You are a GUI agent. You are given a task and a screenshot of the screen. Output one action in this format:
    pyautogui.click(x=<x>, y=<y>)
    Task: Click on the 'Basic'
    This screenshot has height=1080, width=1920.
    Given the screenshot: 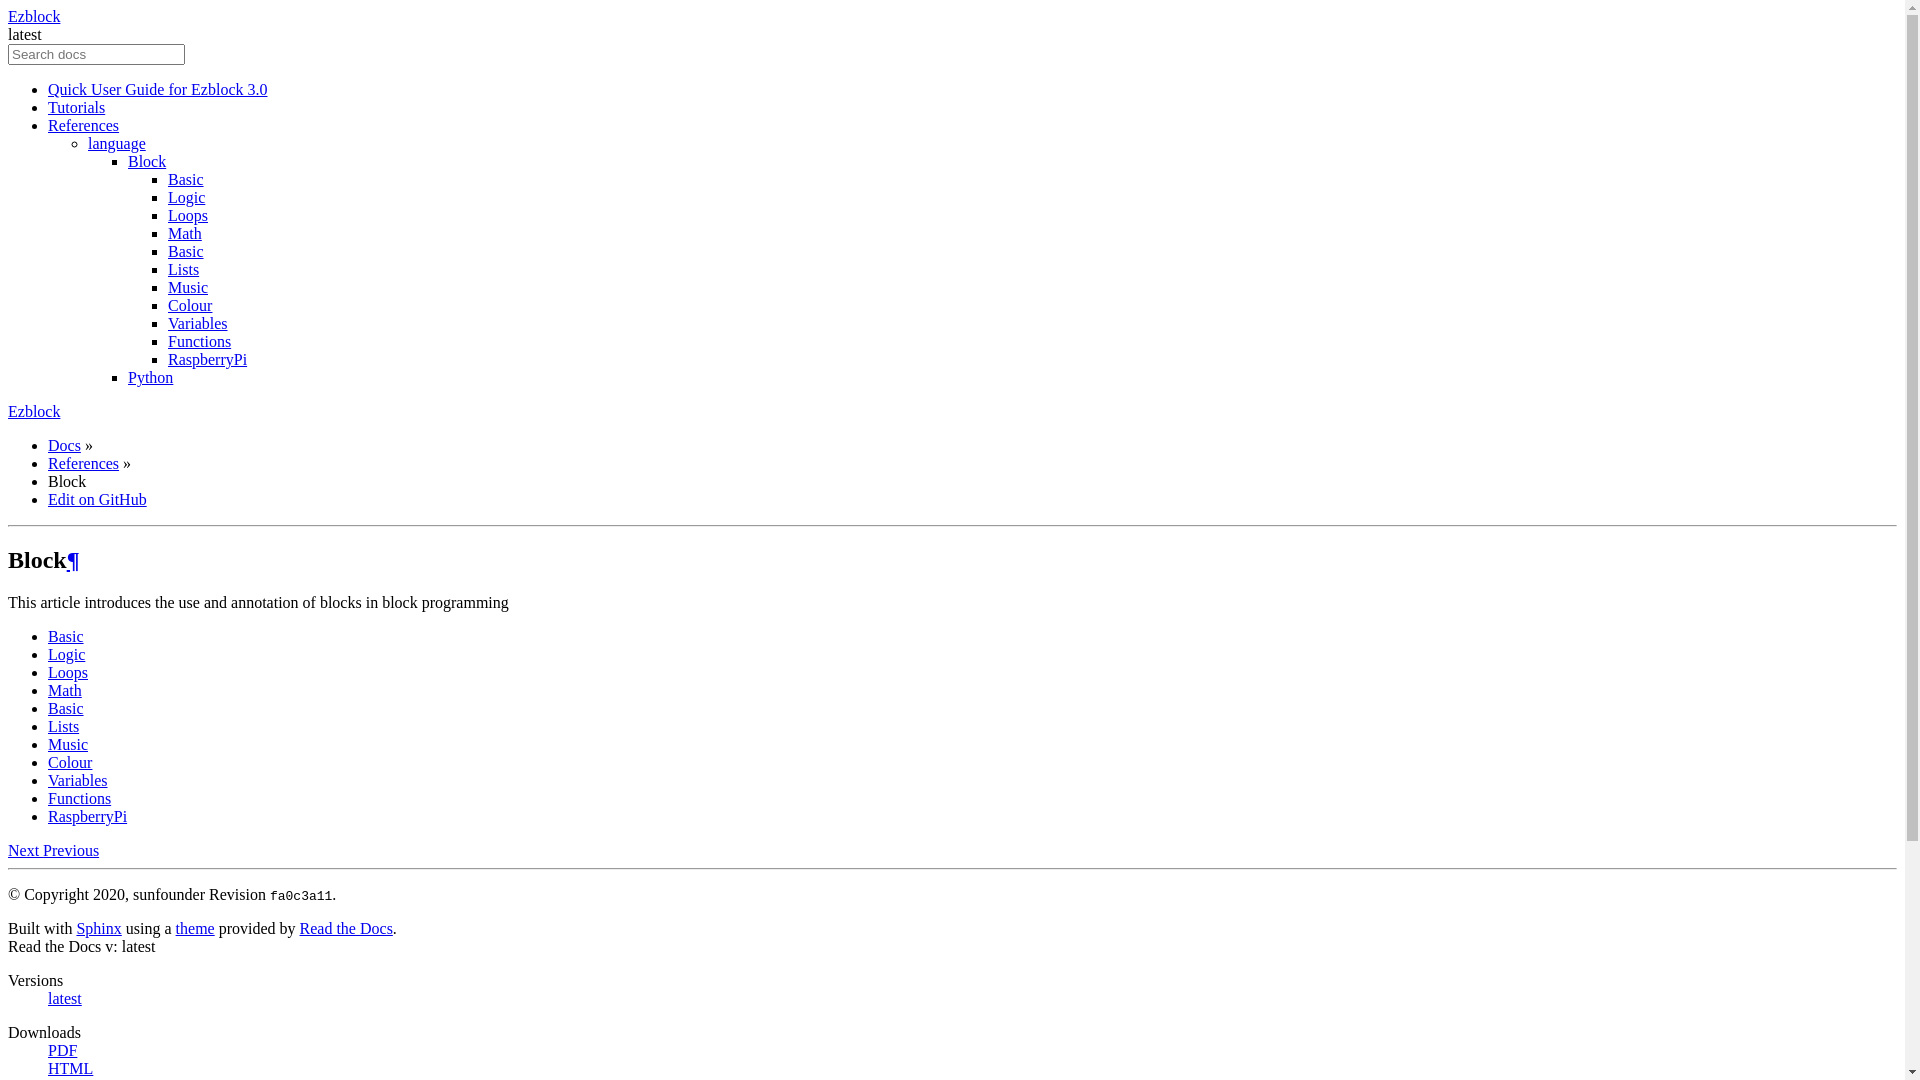 What is the action you would take?
    pyautogui.click(x=168, y=178)
    